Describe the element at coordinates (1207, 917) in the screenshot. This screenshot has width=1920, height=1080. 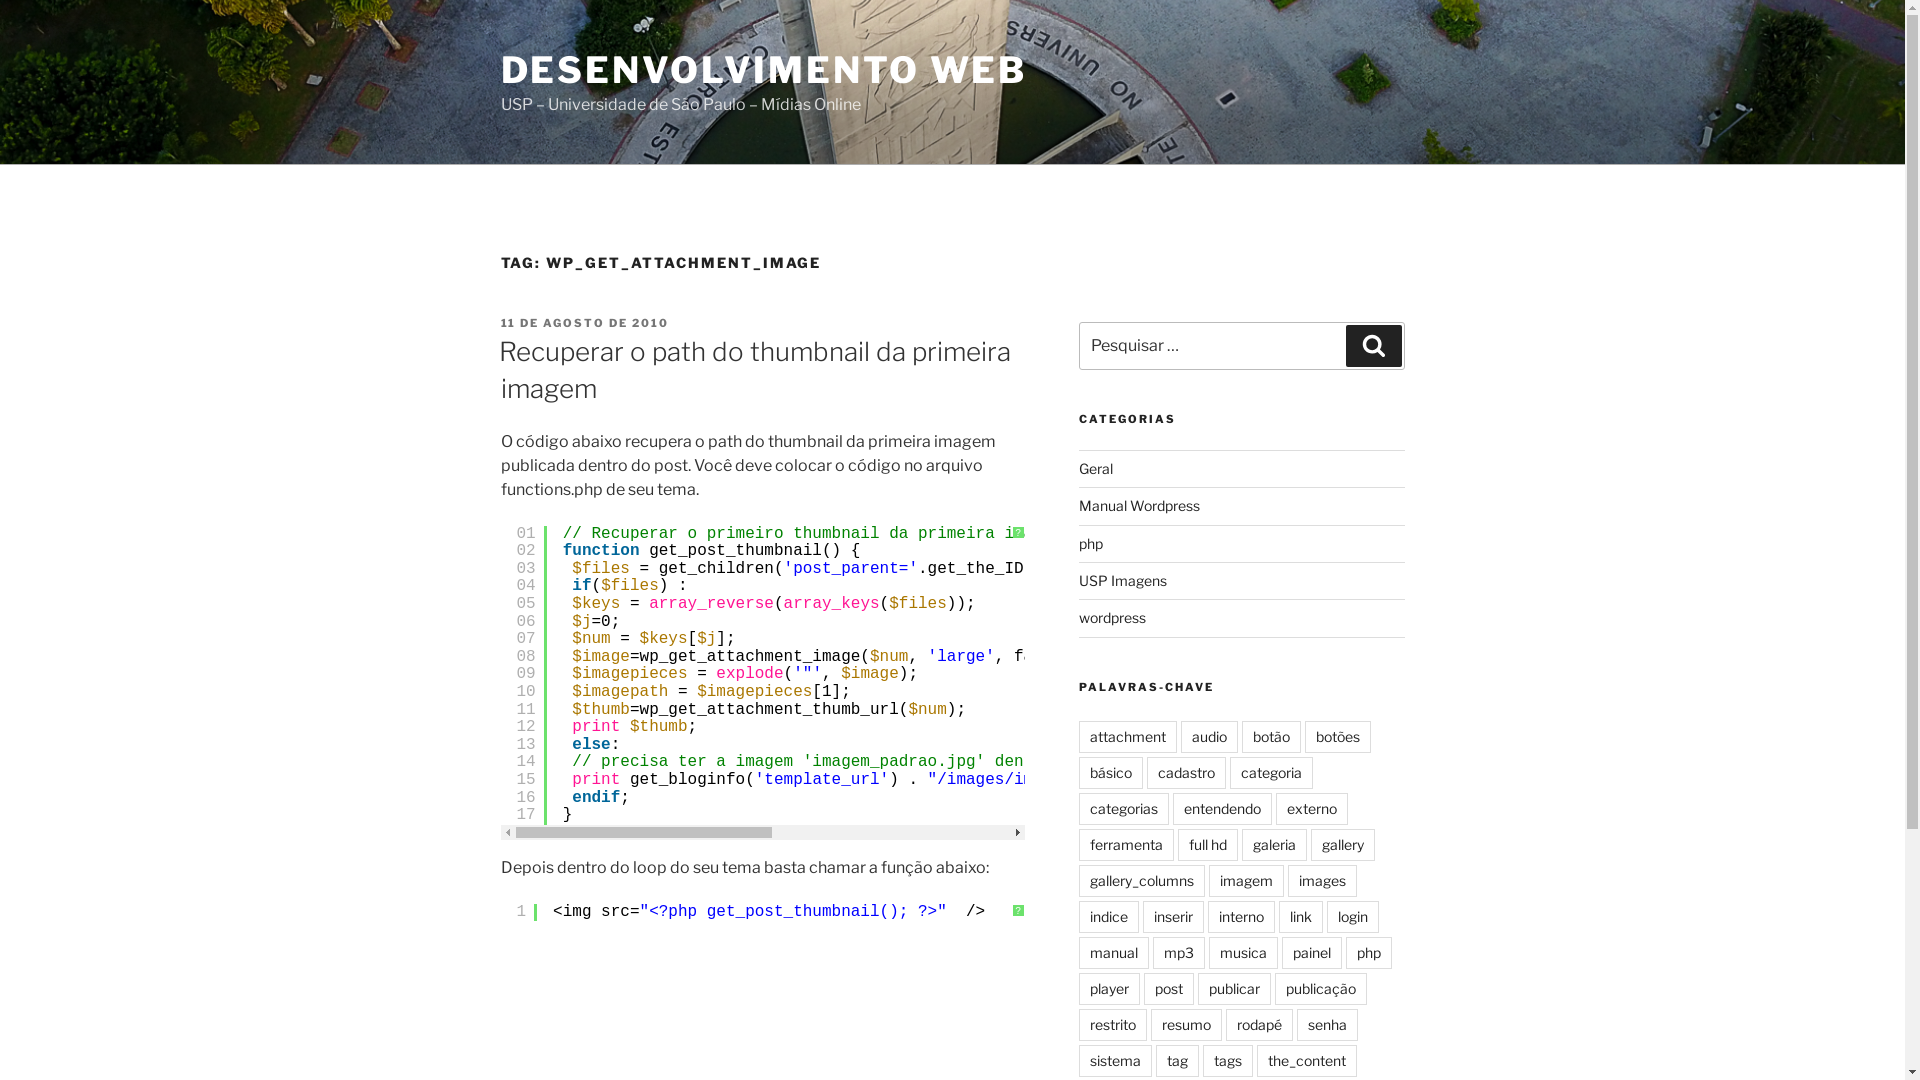
I see `'interno'` at that location.